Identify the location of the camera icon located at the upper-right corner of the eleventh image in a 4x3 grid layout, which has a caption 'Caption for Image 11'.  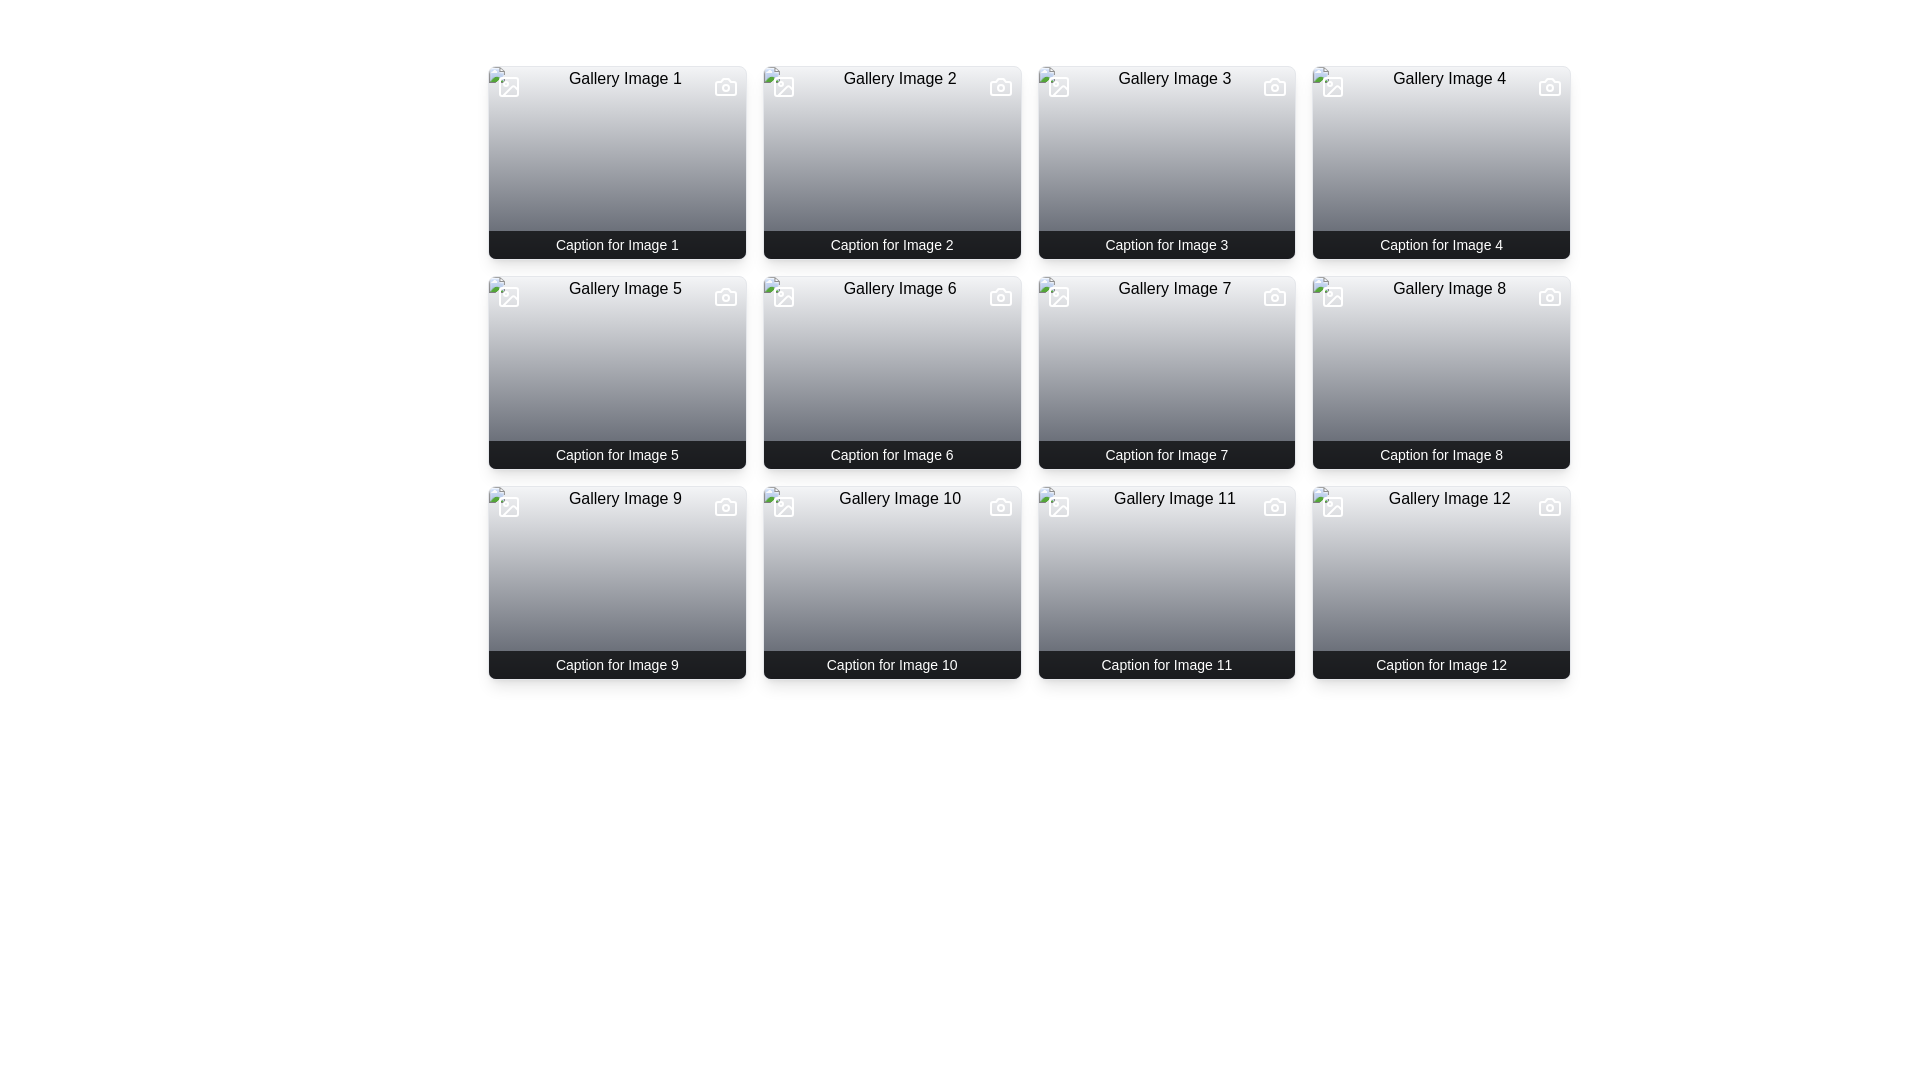
(1274, 505).